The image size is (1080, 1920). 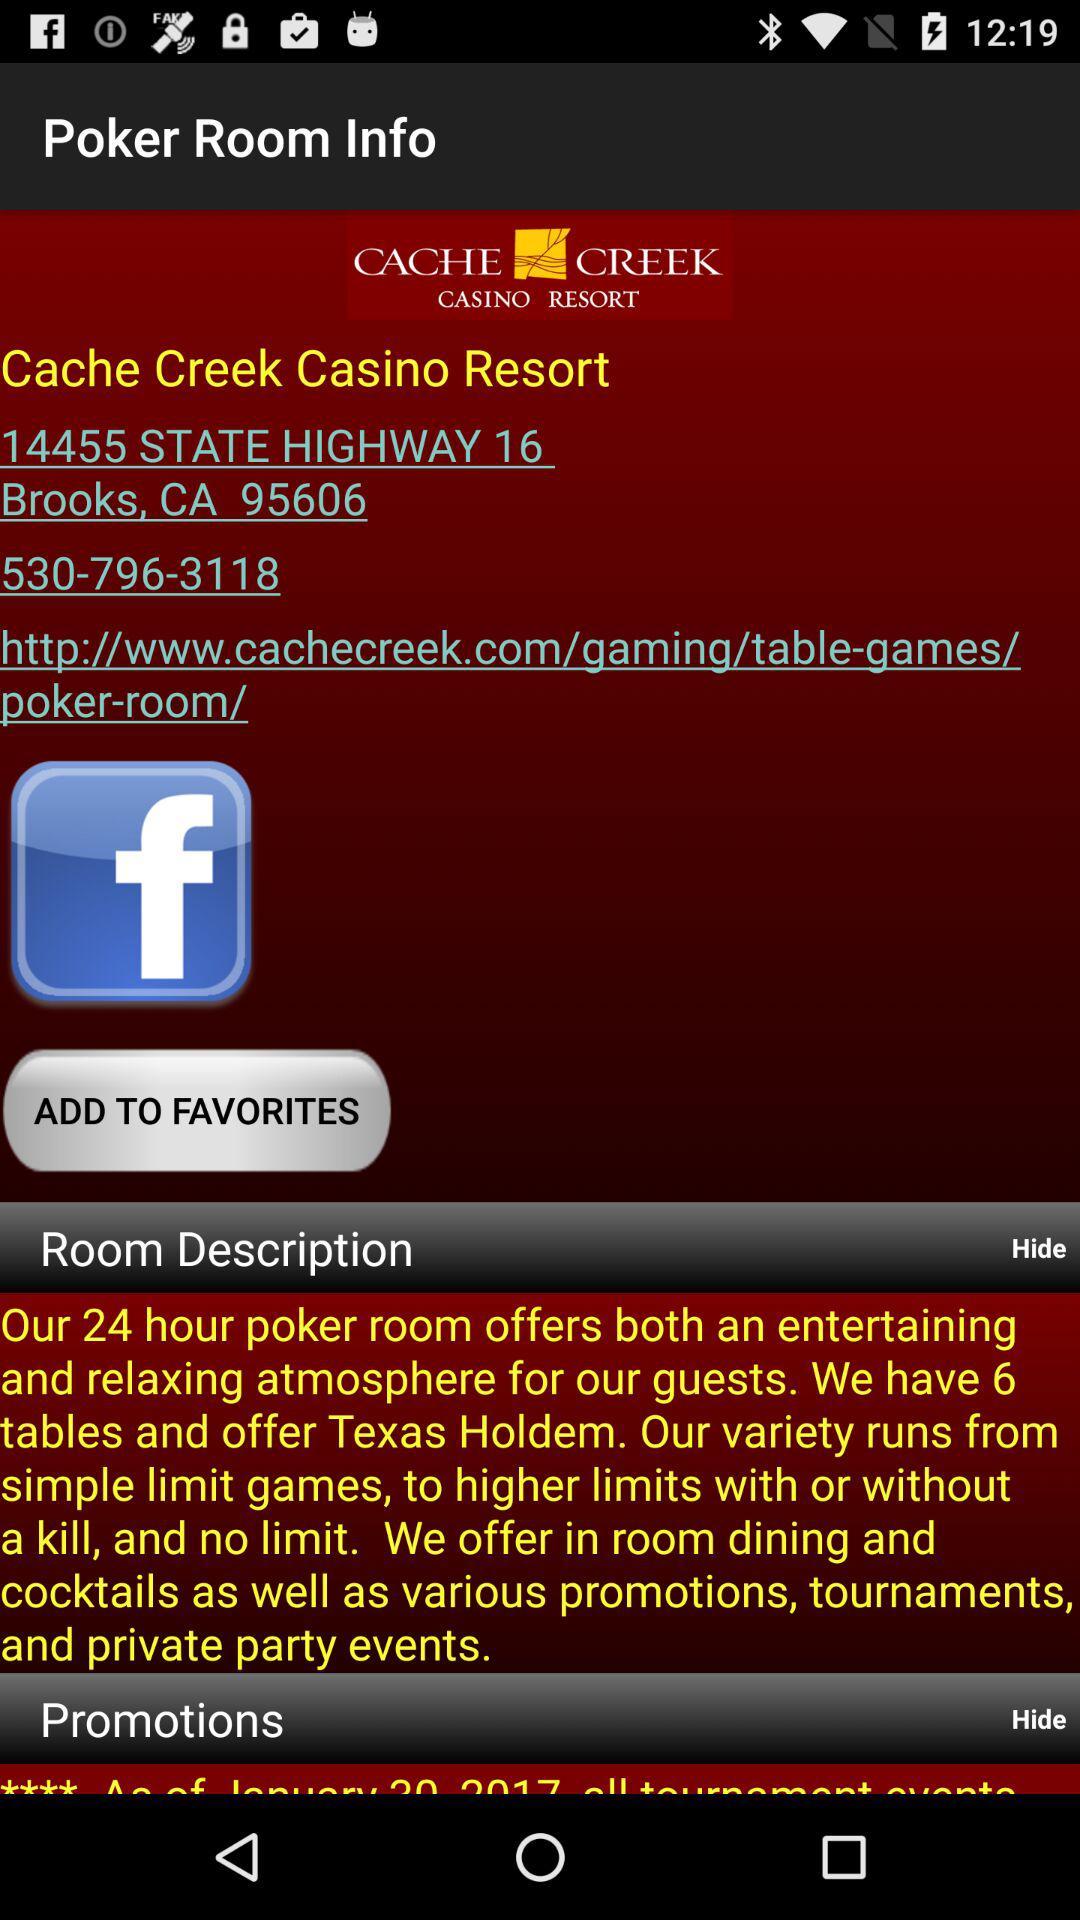 What do you see at coordinates (540, 666) in the screenshot?
I see `icon below the 530-796-3118` at bounding box center [540, 666].